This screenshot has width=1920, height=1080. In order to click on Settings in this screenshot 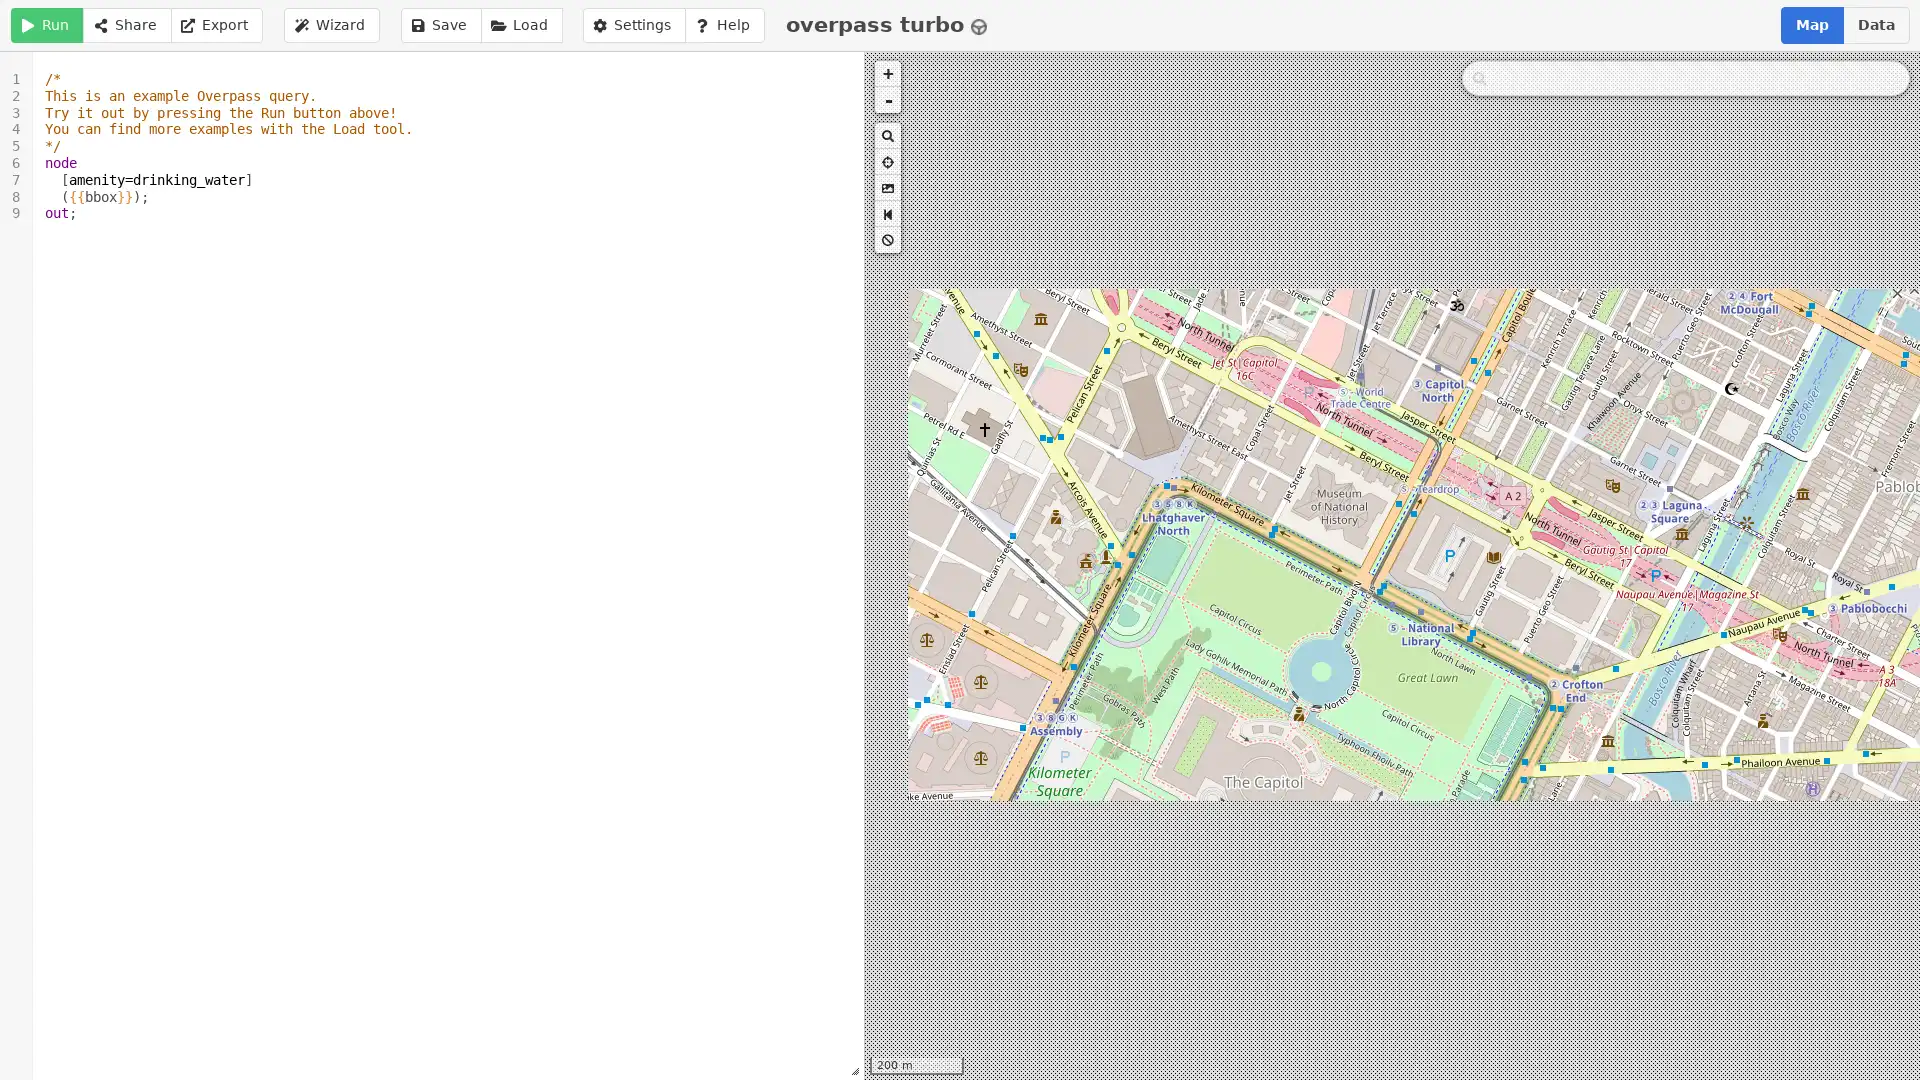, I will do `click(632, 25)`.